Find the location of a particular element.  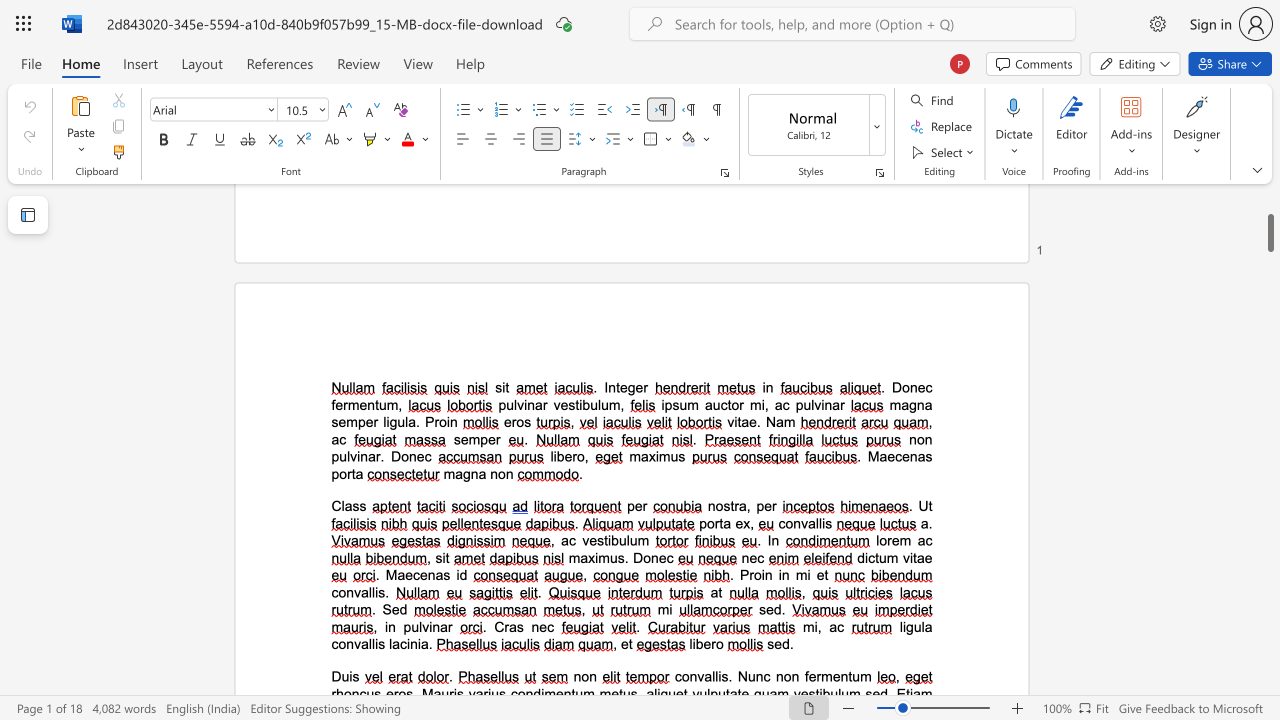

the 1th character "a" in the text is located at coordinates (443, 626).